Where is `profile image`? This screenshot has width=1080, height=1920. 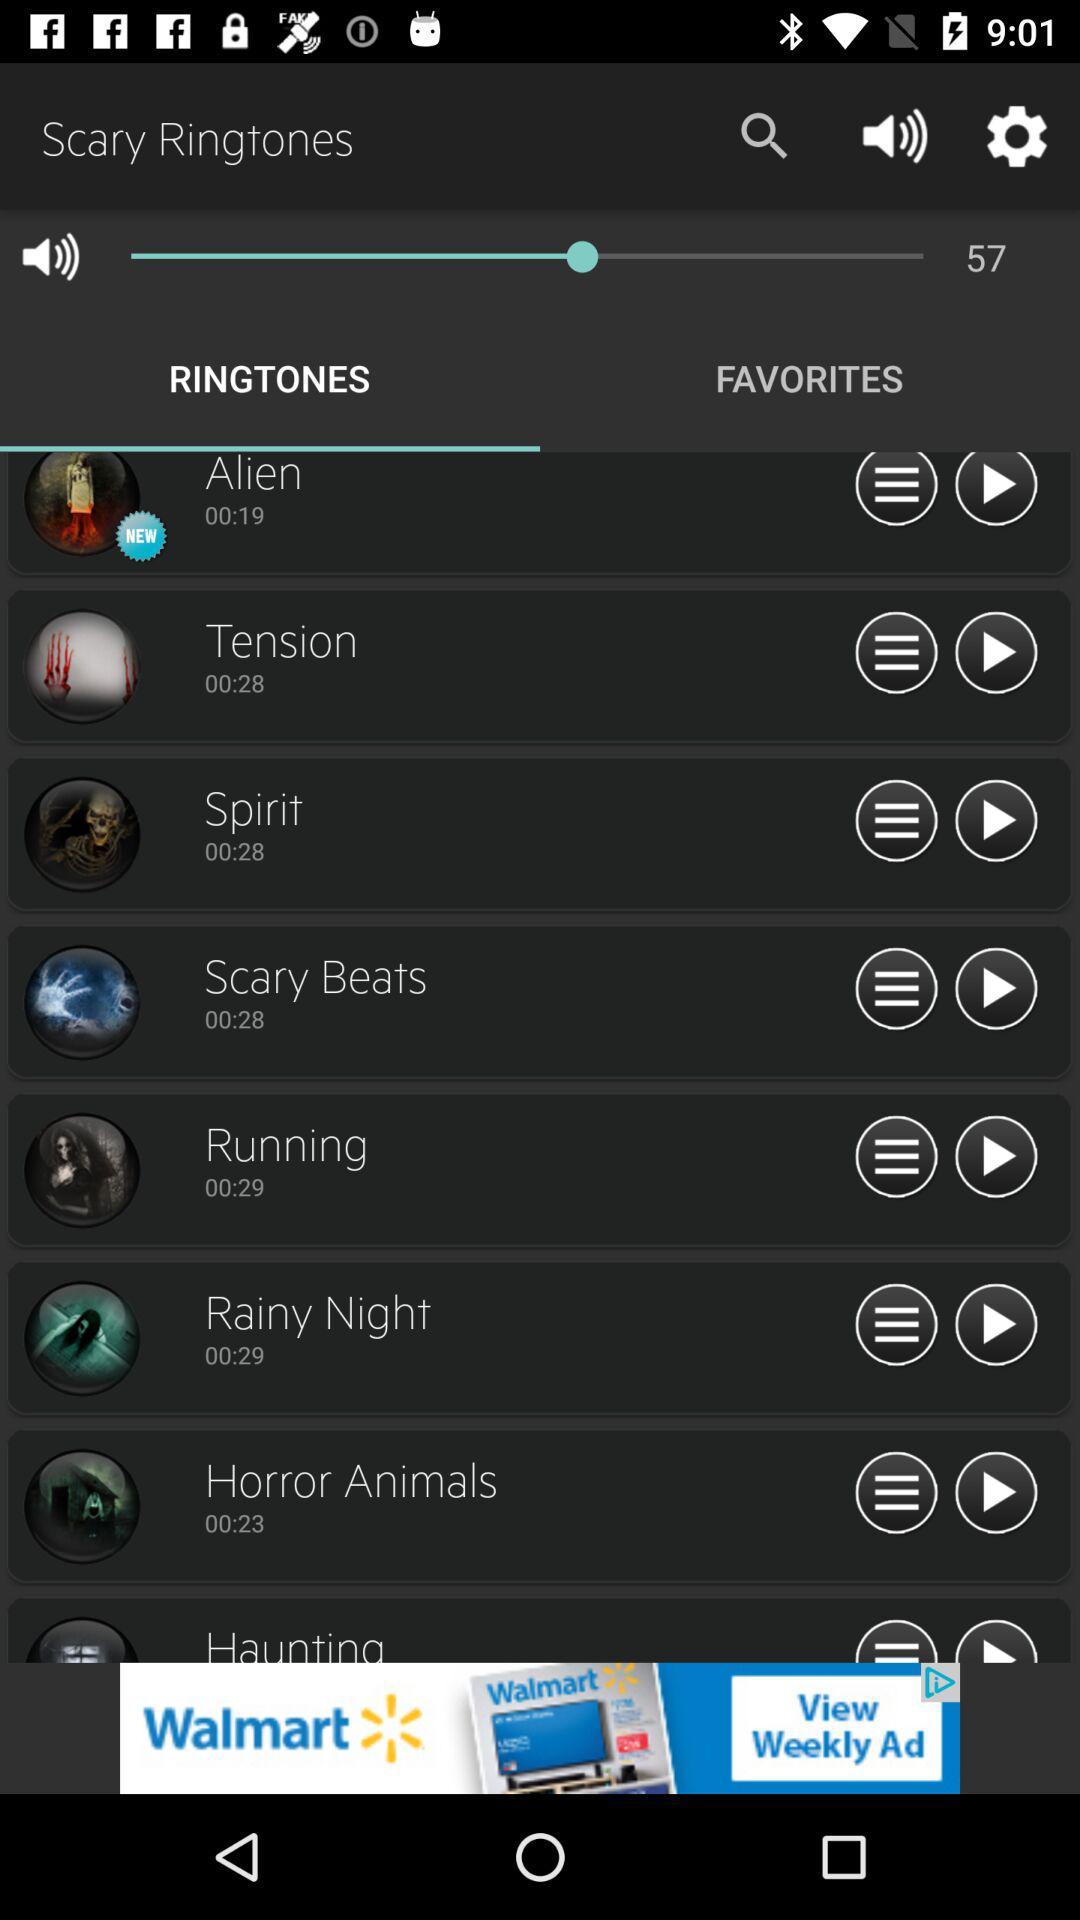 profile image is located at coordinates (80, 667).